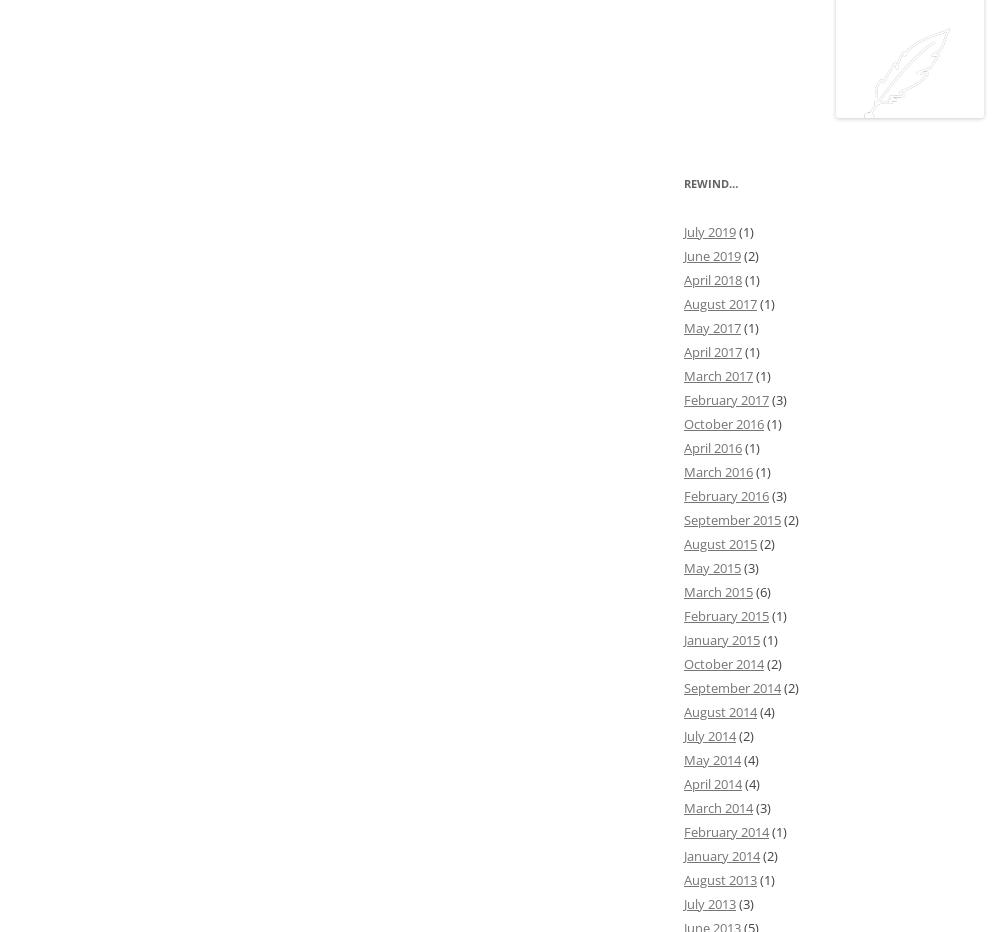 Image resolution: width=1008 pixels, height=932 pixels. I want to click on 'March 2014', so click(718, 807).